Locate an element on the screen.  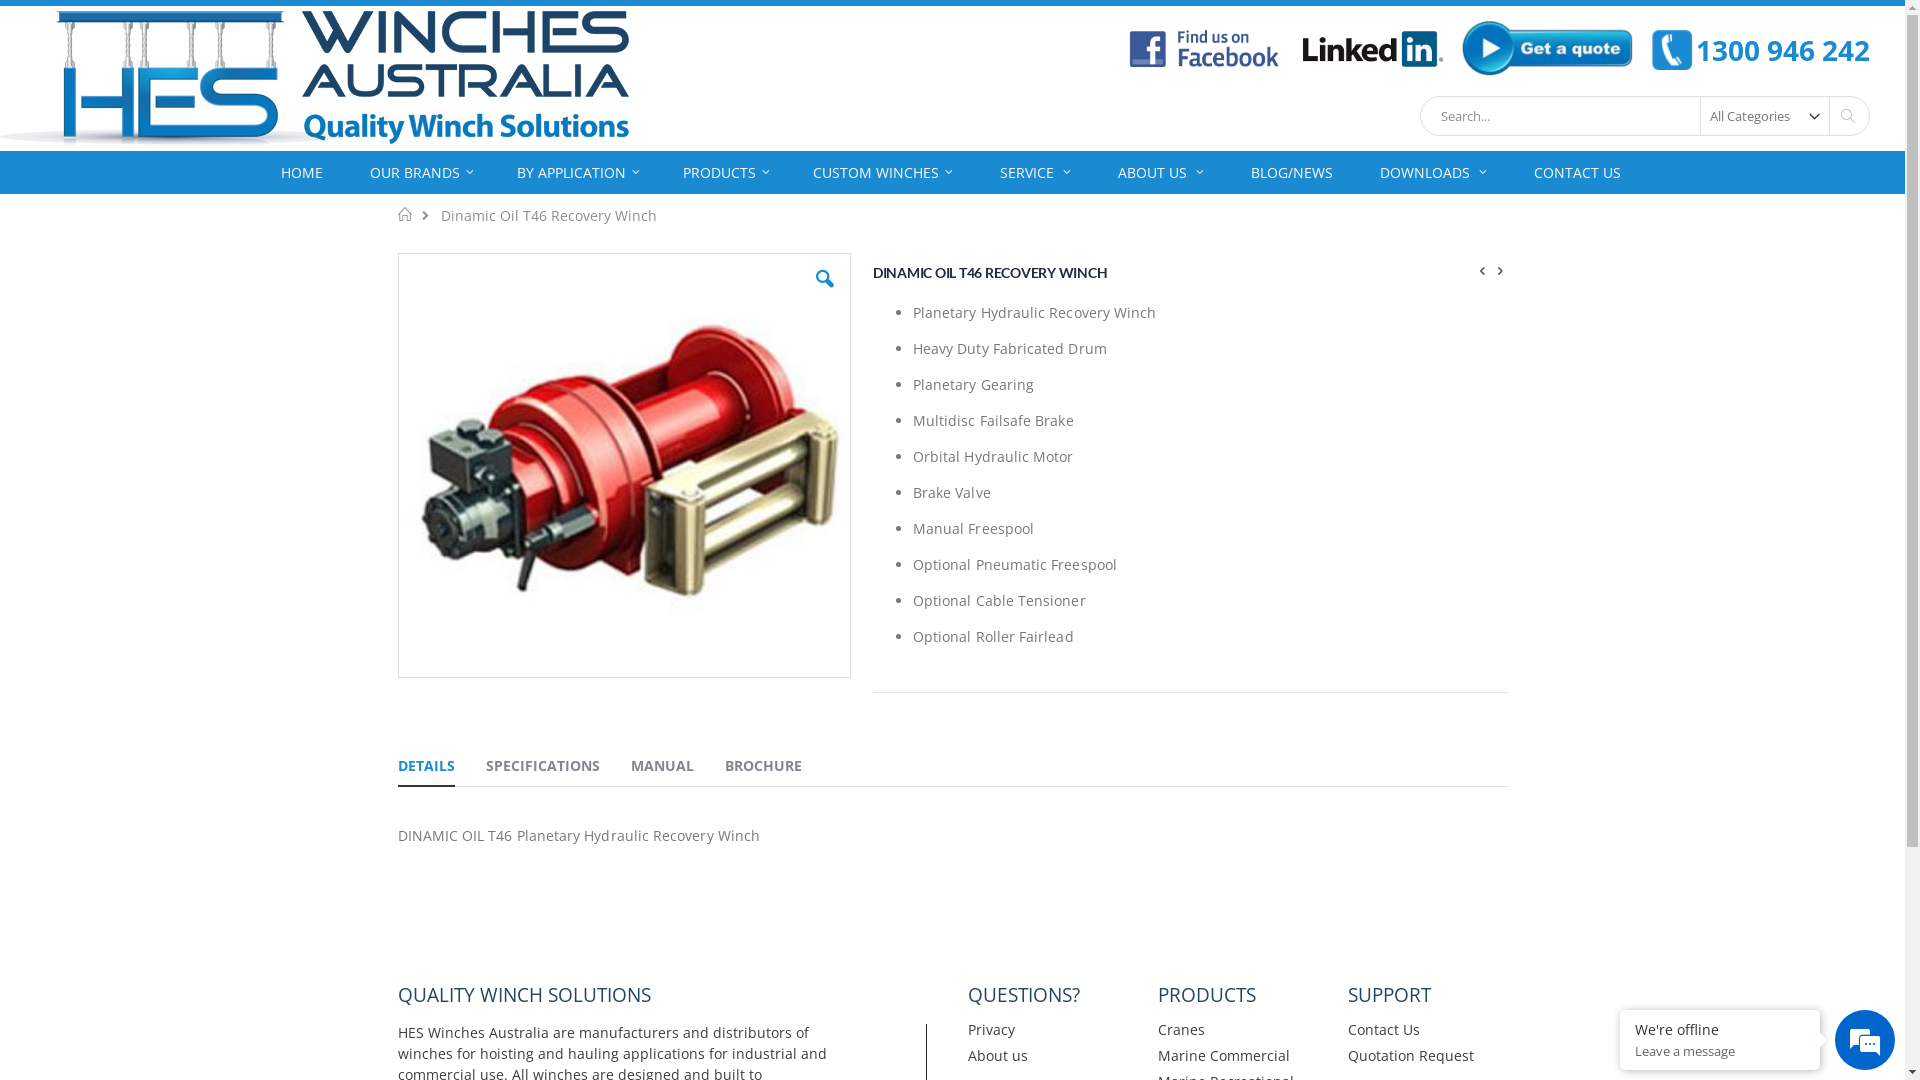
'CUSTOM WINCHES' is located at coordinates (882, 171).